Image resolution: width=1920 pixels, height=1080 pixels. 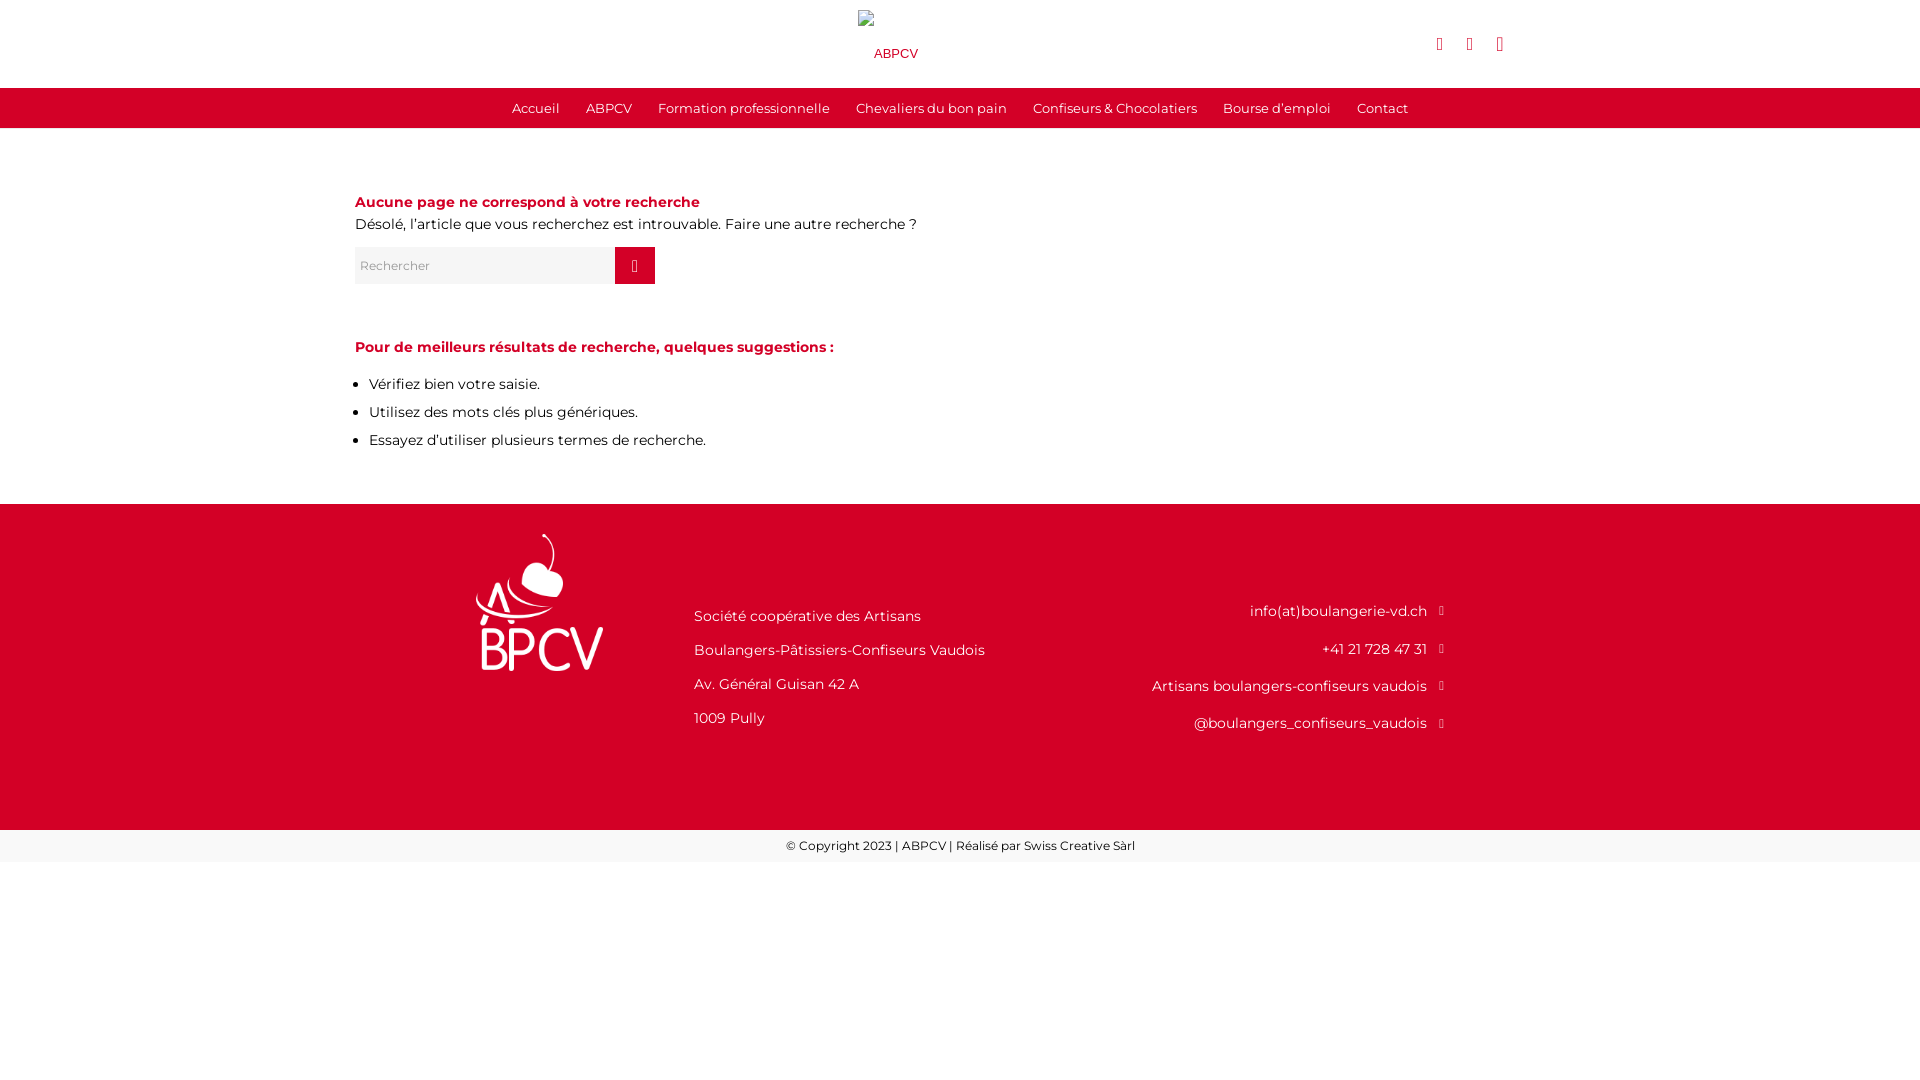 I want to click on 'info(at)boulangerie-vd.ch', so click(x=1261, y=609).